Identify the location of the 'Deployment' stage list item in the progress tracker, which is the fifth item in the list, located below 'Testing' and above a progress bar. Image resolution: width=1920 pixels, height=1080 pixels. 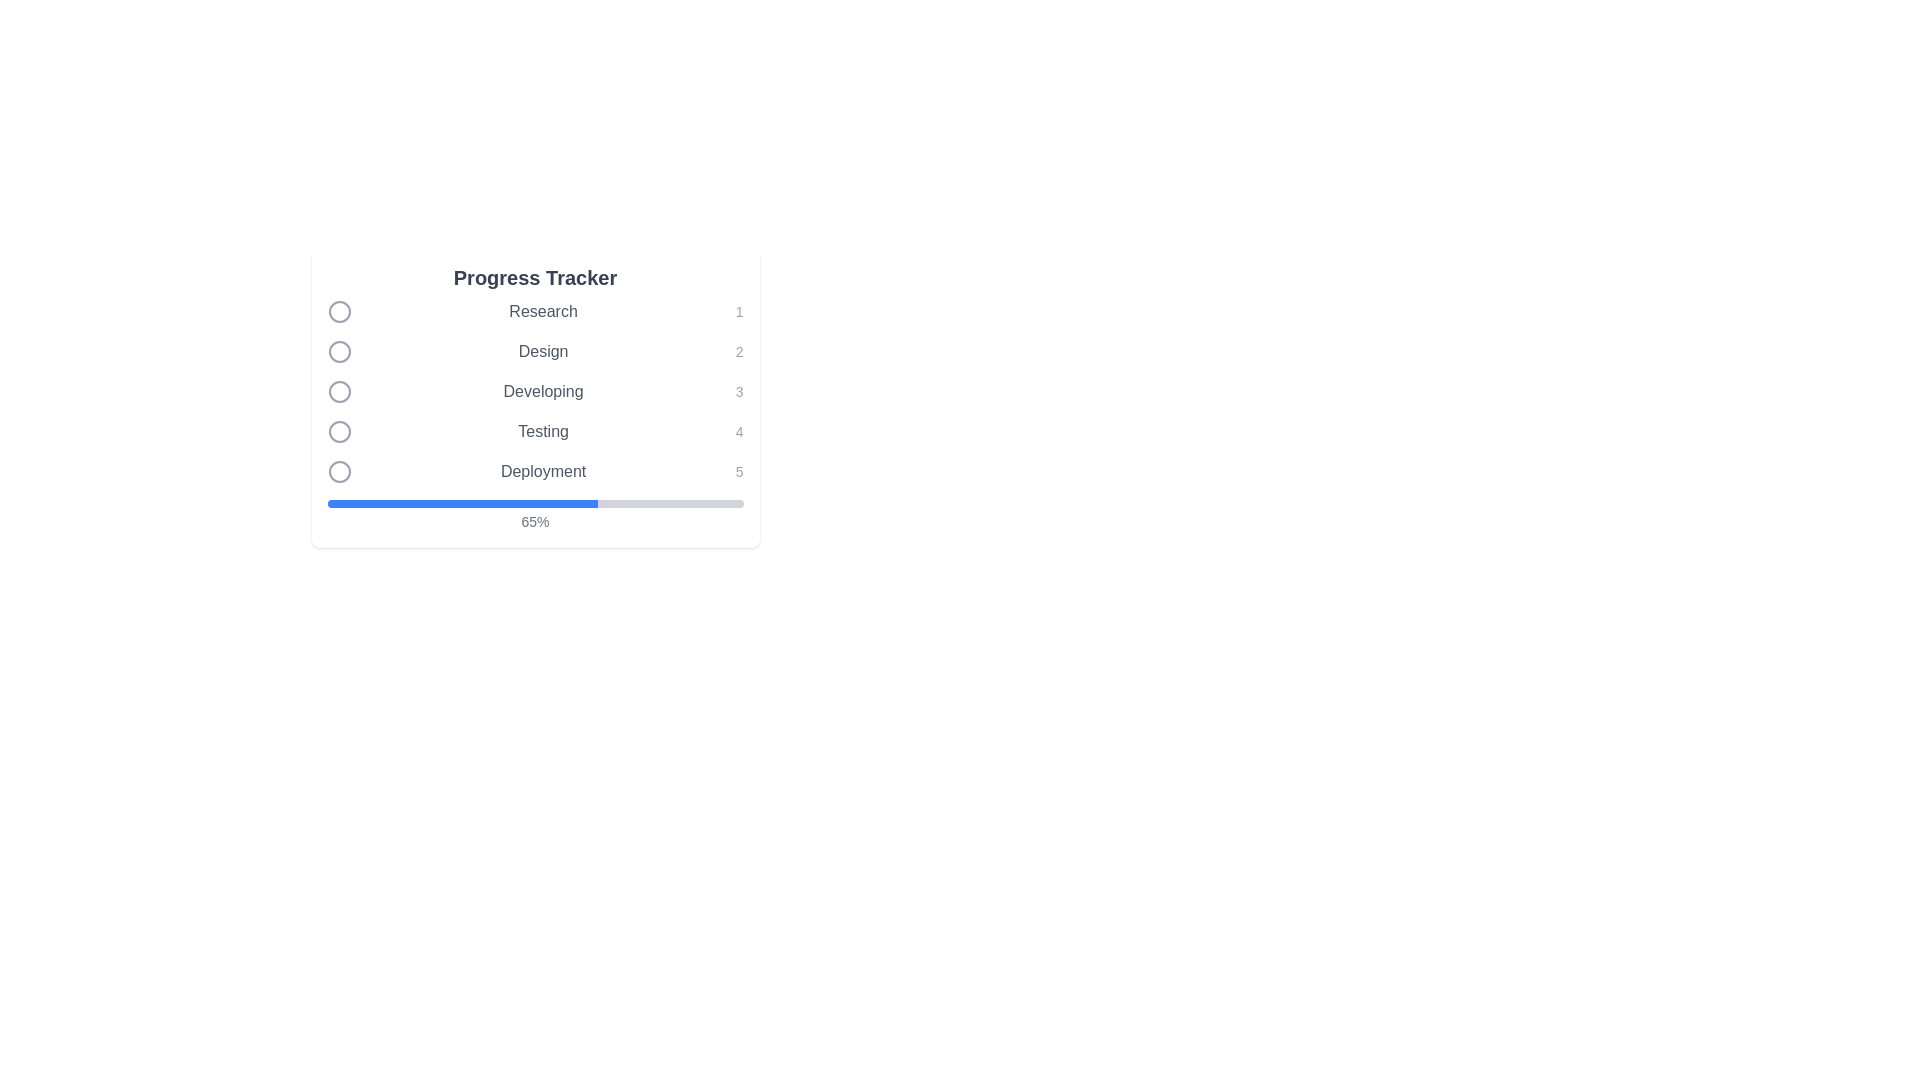
(535, 471).